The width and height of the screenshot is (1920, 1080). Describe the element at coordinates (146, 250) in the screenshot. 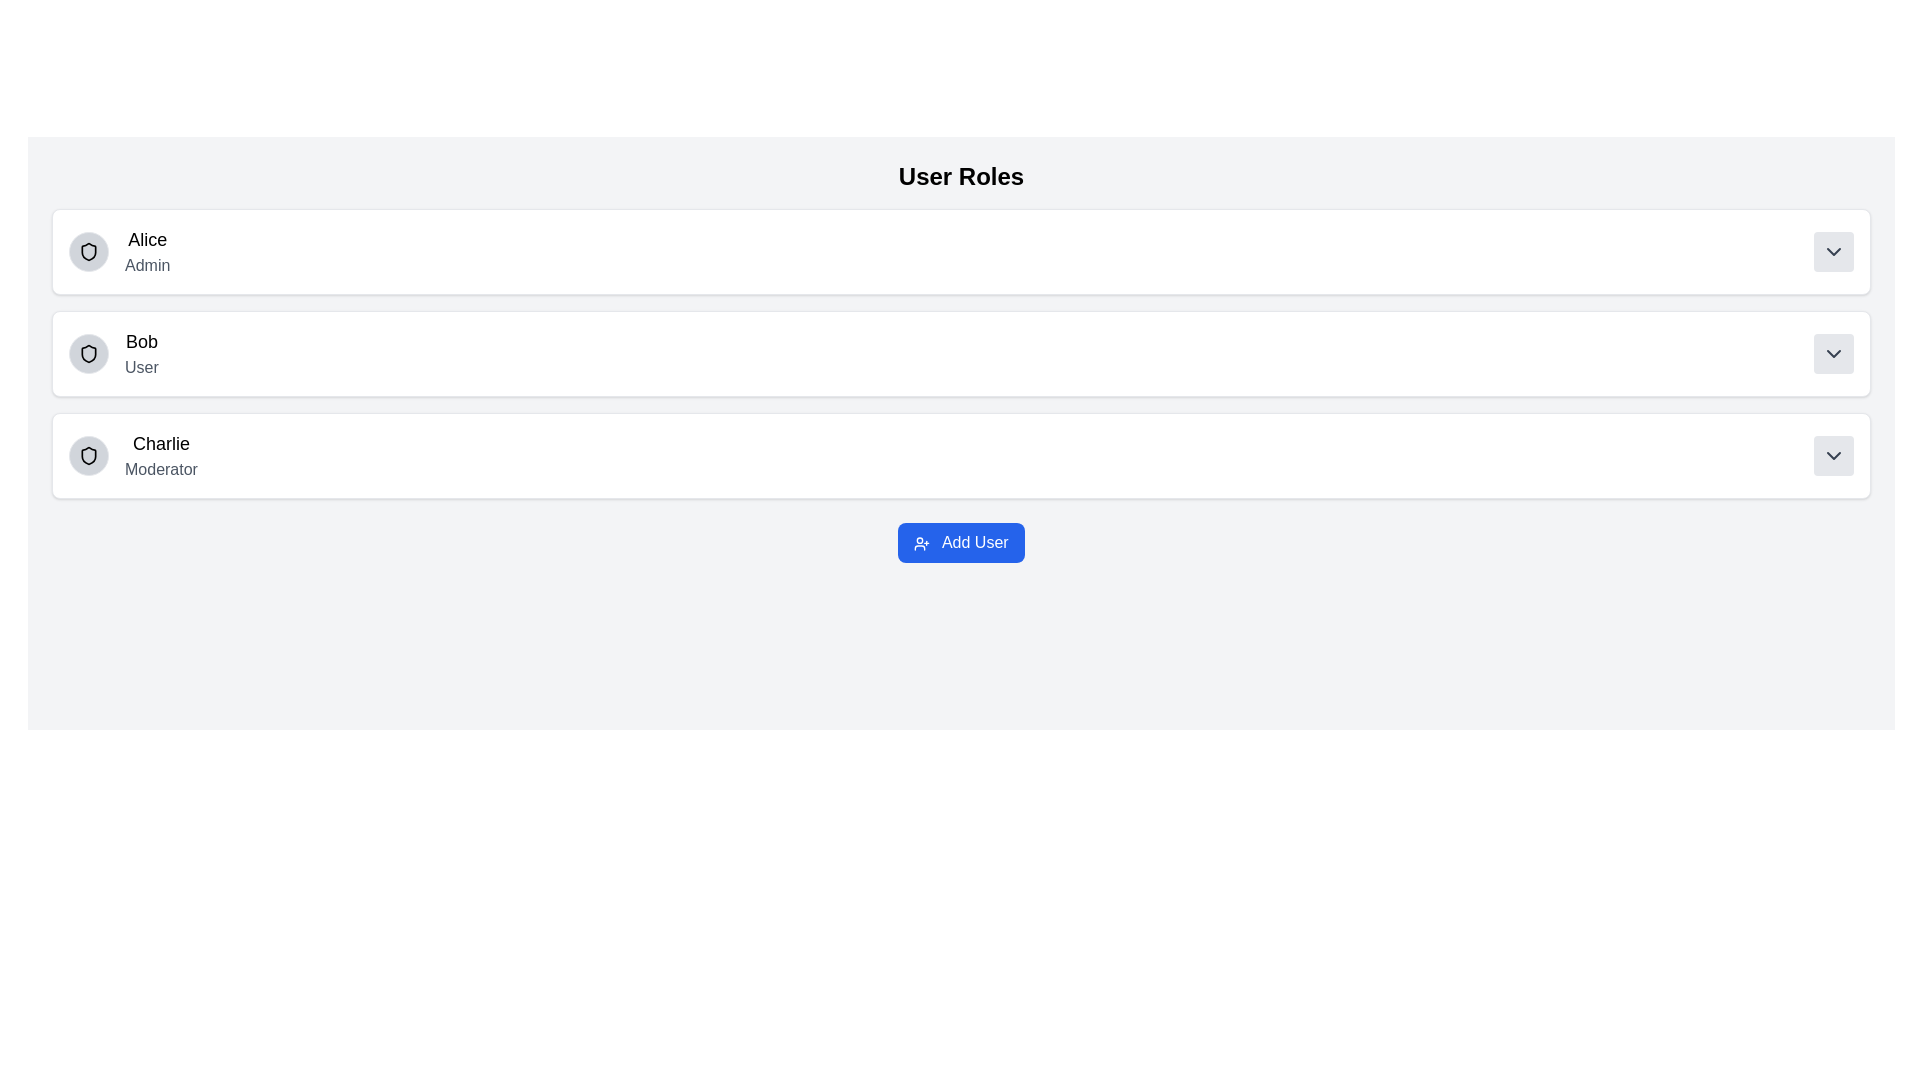

I see `static text label displaying 'Alice' and 'Admin', which is positioned in the topmost user entry row on the left side within the user roles list` at that location.